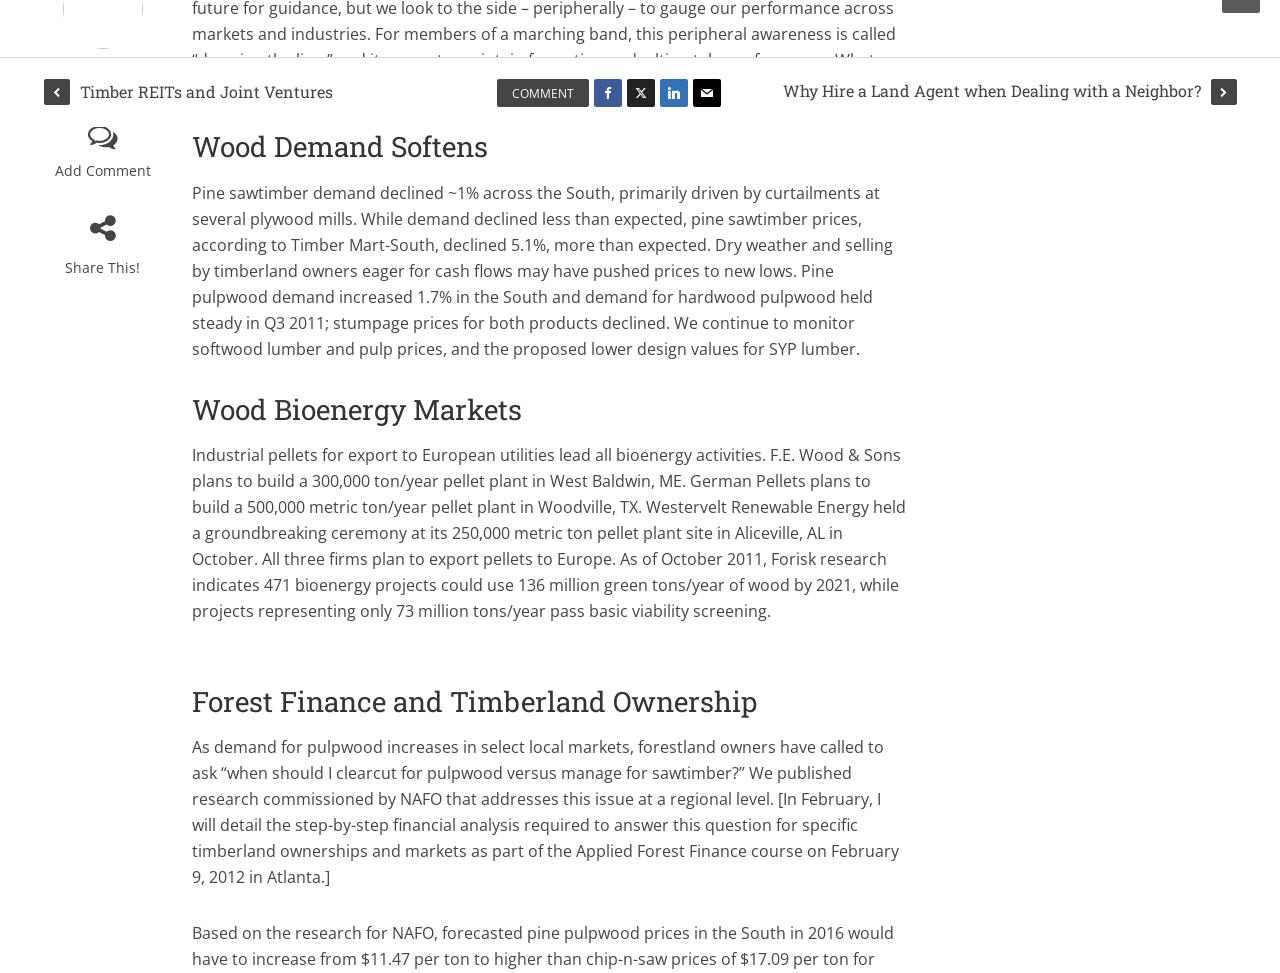 This screenshot has height=973, width=1280. What do you see at coordinates (542, 269) in the screenshot?
I see `'Pine sawtimber demand declined ~1% across the South, primarily driven by curtailments at several plywood mills. While demand declined less than expected, pine sawtimber prices, according to Timber Mart-South, declined 5.1%, more than expected. Dry weather and selling by timberland owners eager for cash flows may have pushed prices to new lows. Pine pulpwood demand increased 1.7% in the South and demand for hardwood pulpwood held steady in Q3 2011; stumpage prices for both products declined. We continue to monitor softwood lumber and pulp prices, and the proposed lower design values for SYP lumber.'` at bounding box center [542, 269].